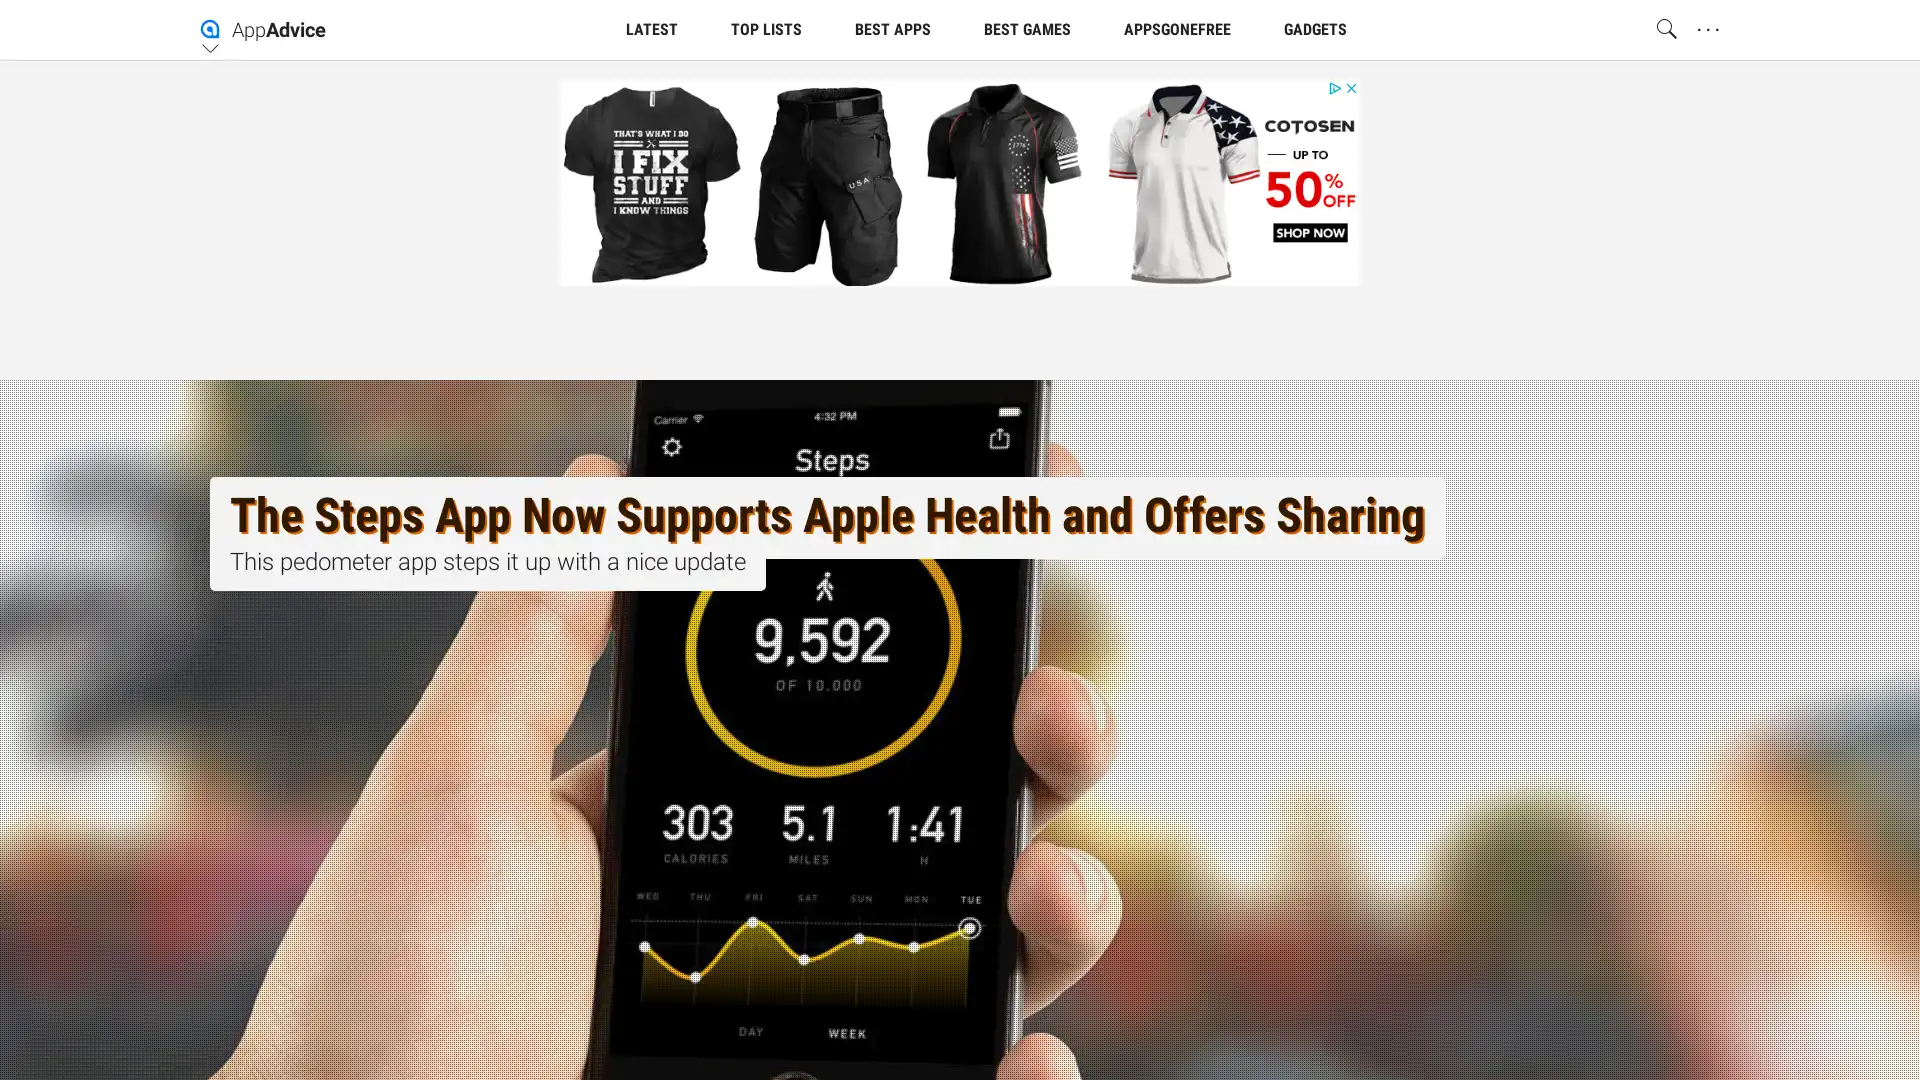 The height and width of the screenshot is (1080, 1920). I want to click on Apps, so click(1124, 188).